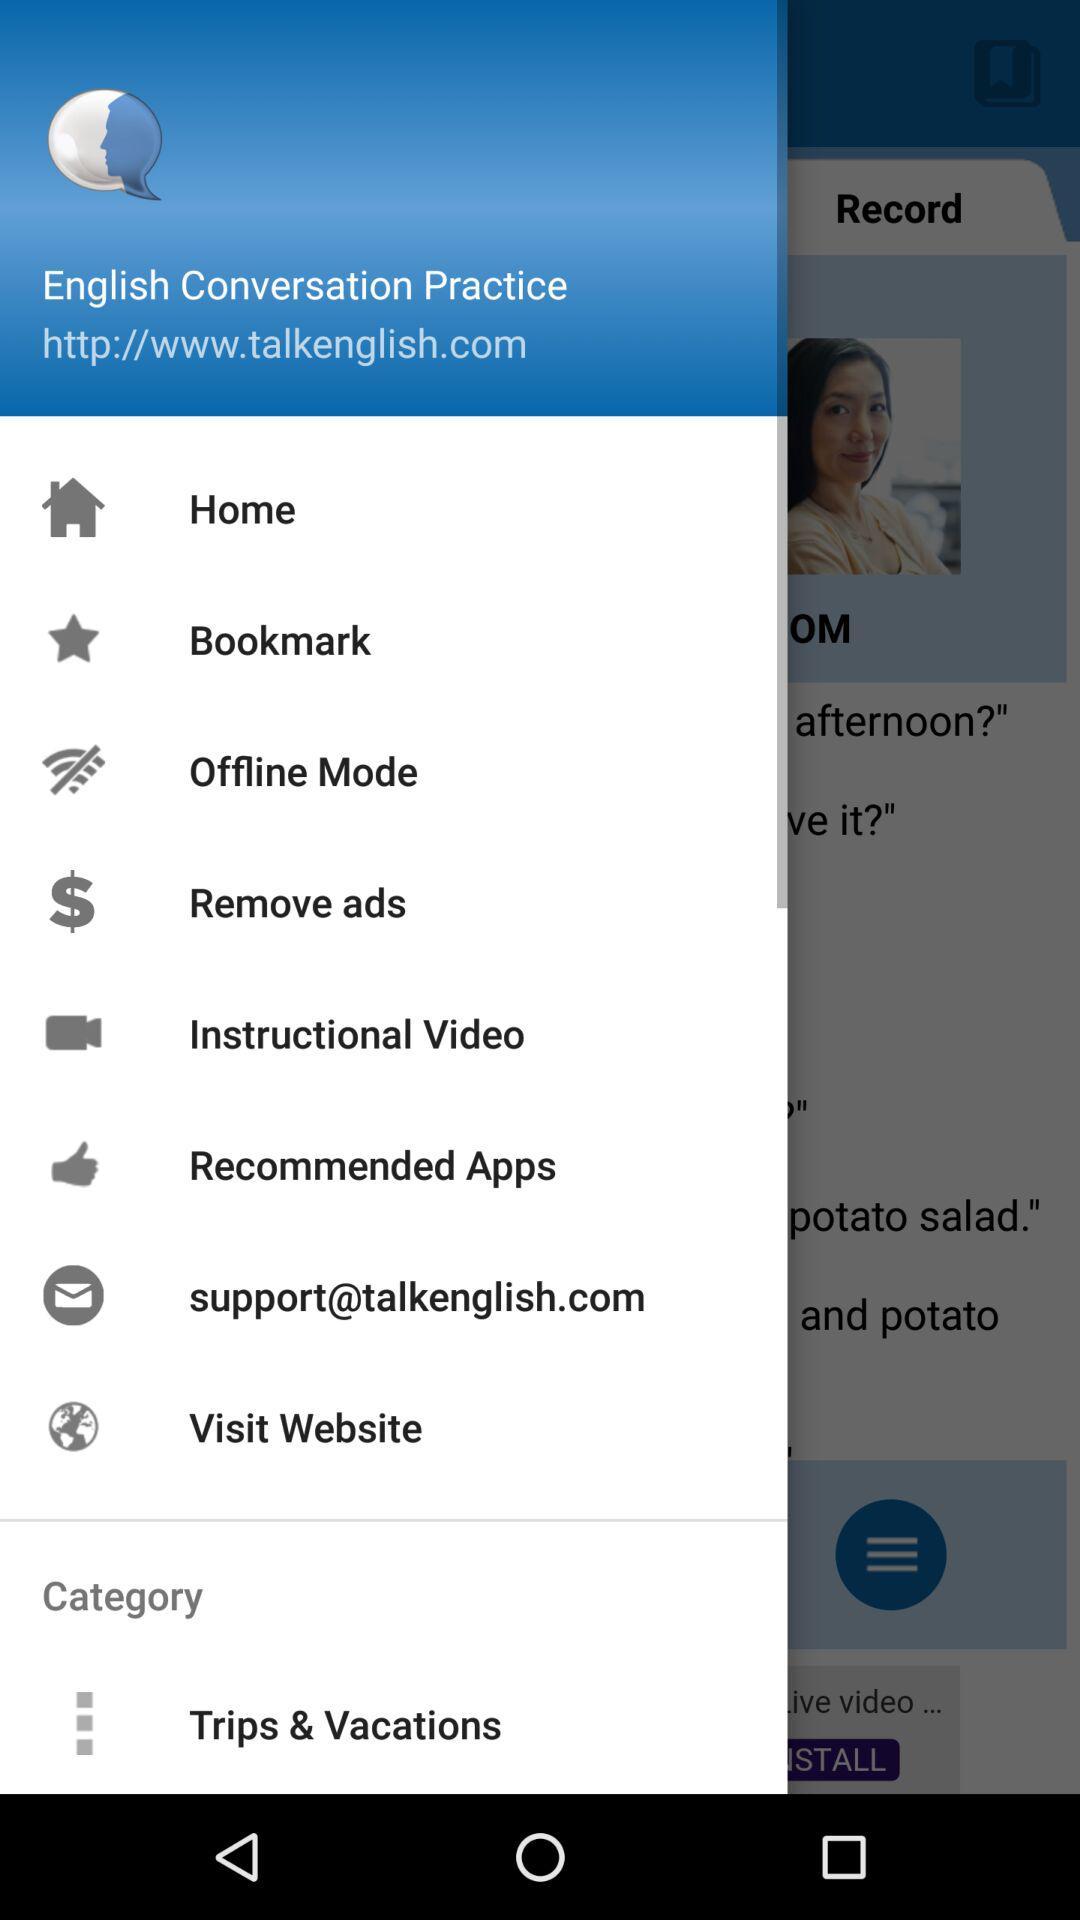  I want to click on the minus icon, so click(540, 1553).